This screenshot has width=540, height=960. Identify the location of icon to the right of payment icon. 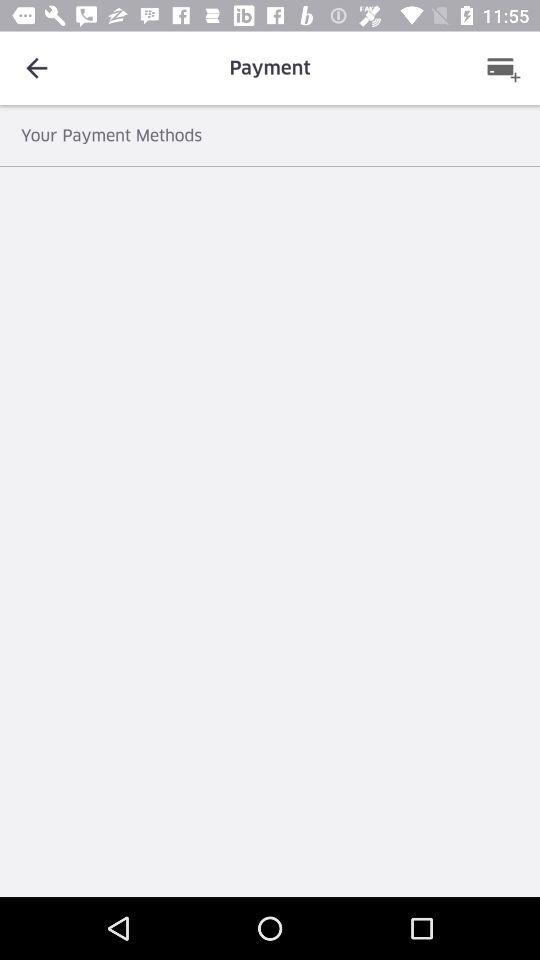
(502, 68).